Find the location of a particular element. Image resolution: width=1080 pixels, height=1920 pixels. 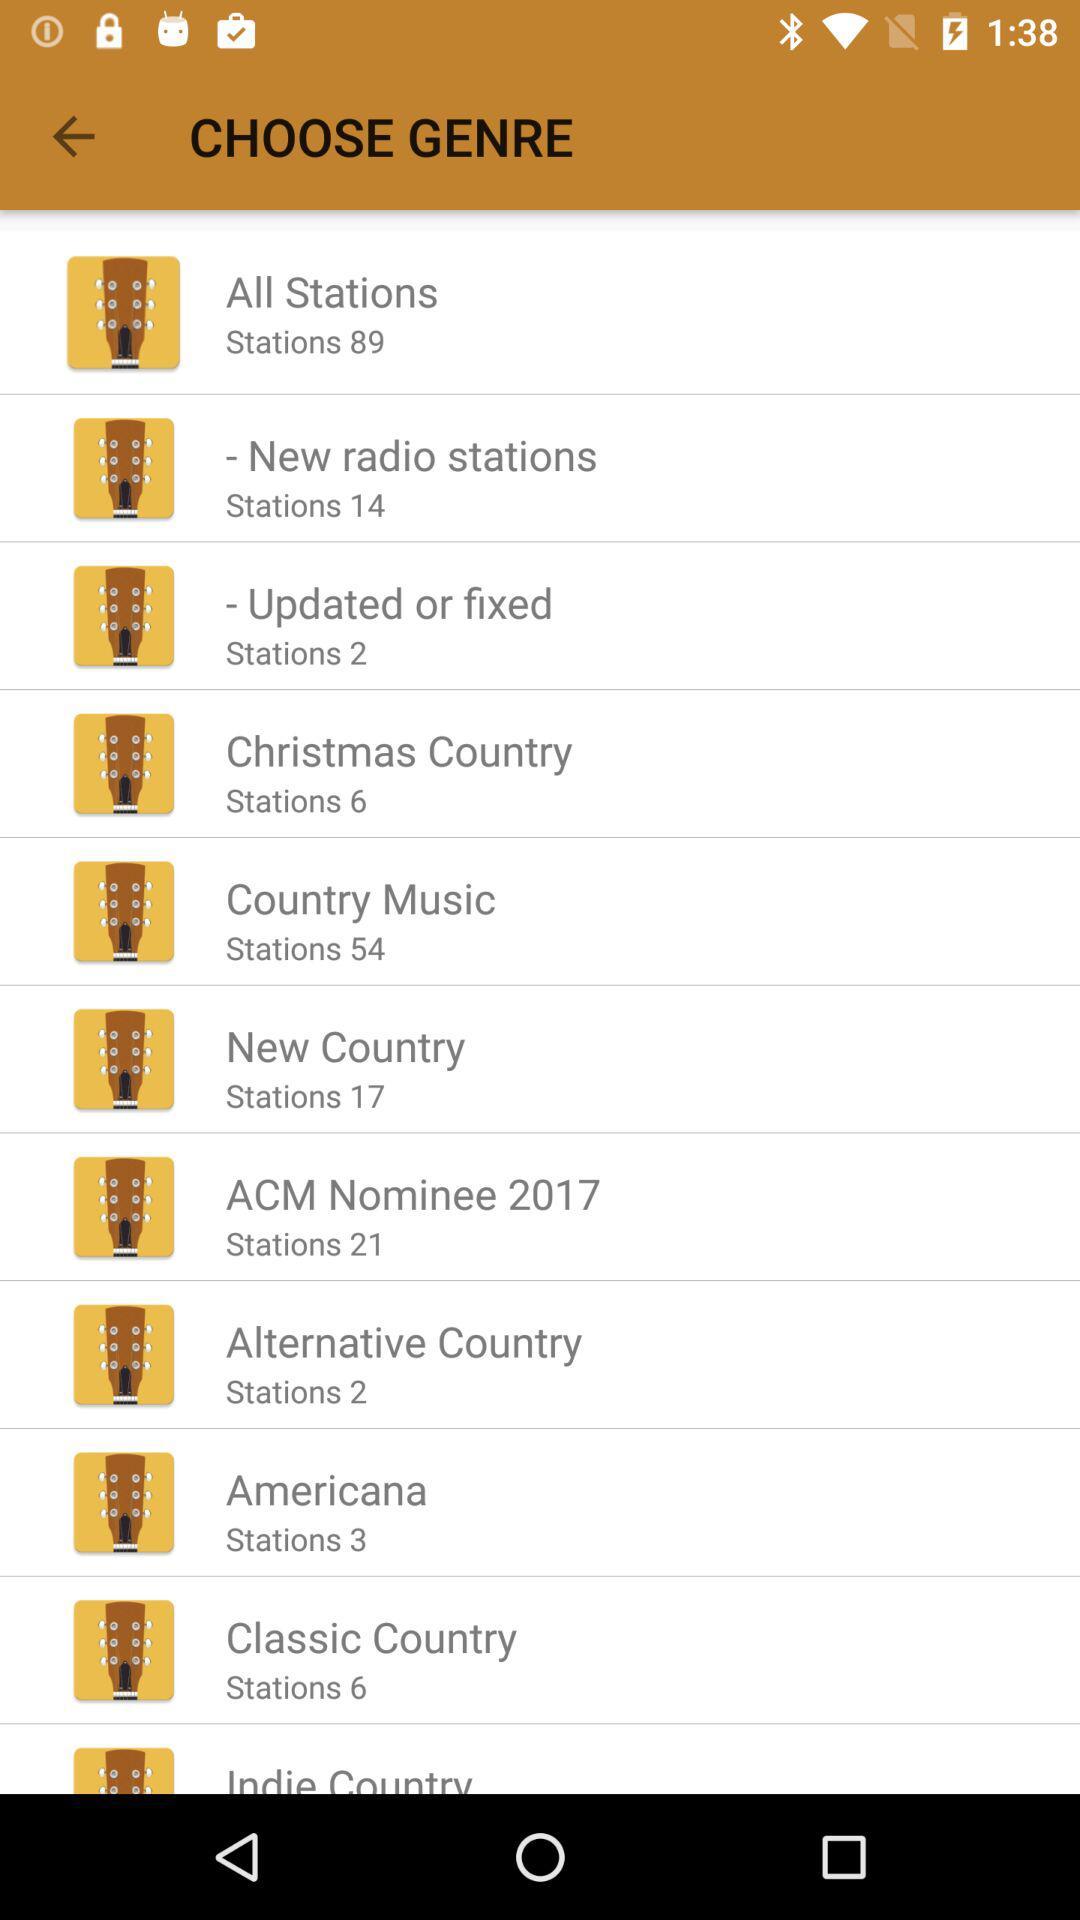

the stations 89 icon is located at coordinates (305, 340).